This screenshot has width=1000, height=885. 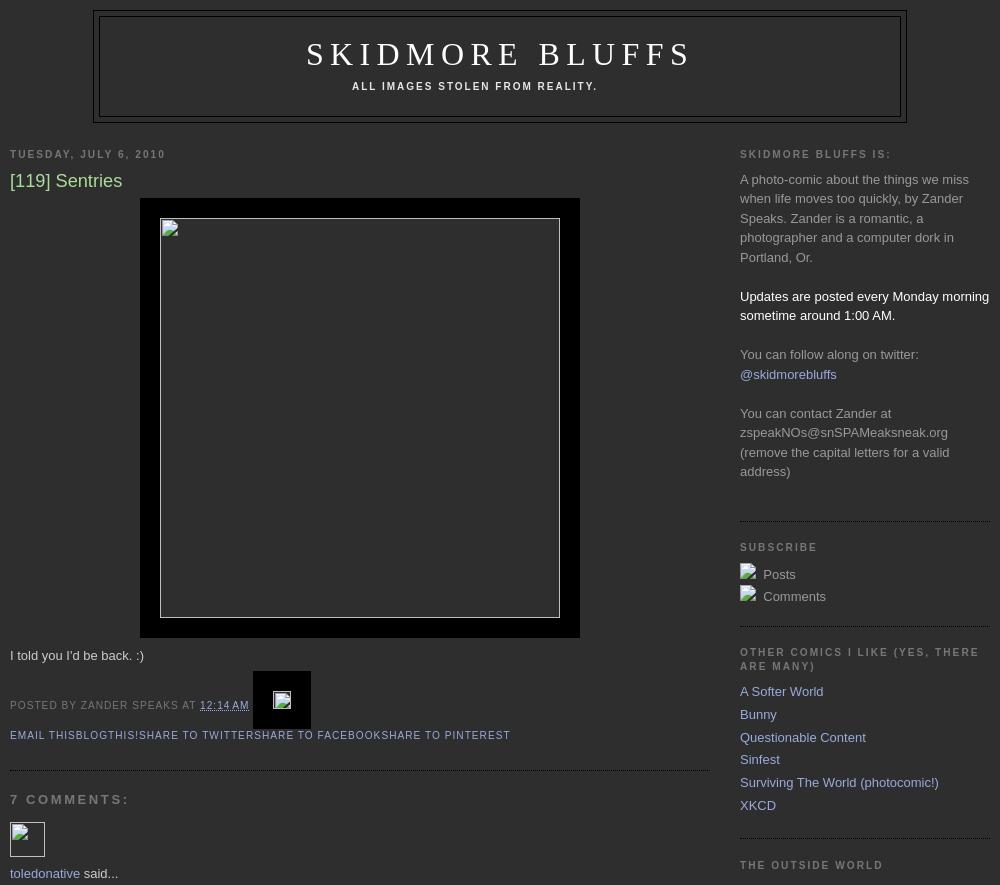 I want to click on 'A Softer World', so click(x=781, y=690).